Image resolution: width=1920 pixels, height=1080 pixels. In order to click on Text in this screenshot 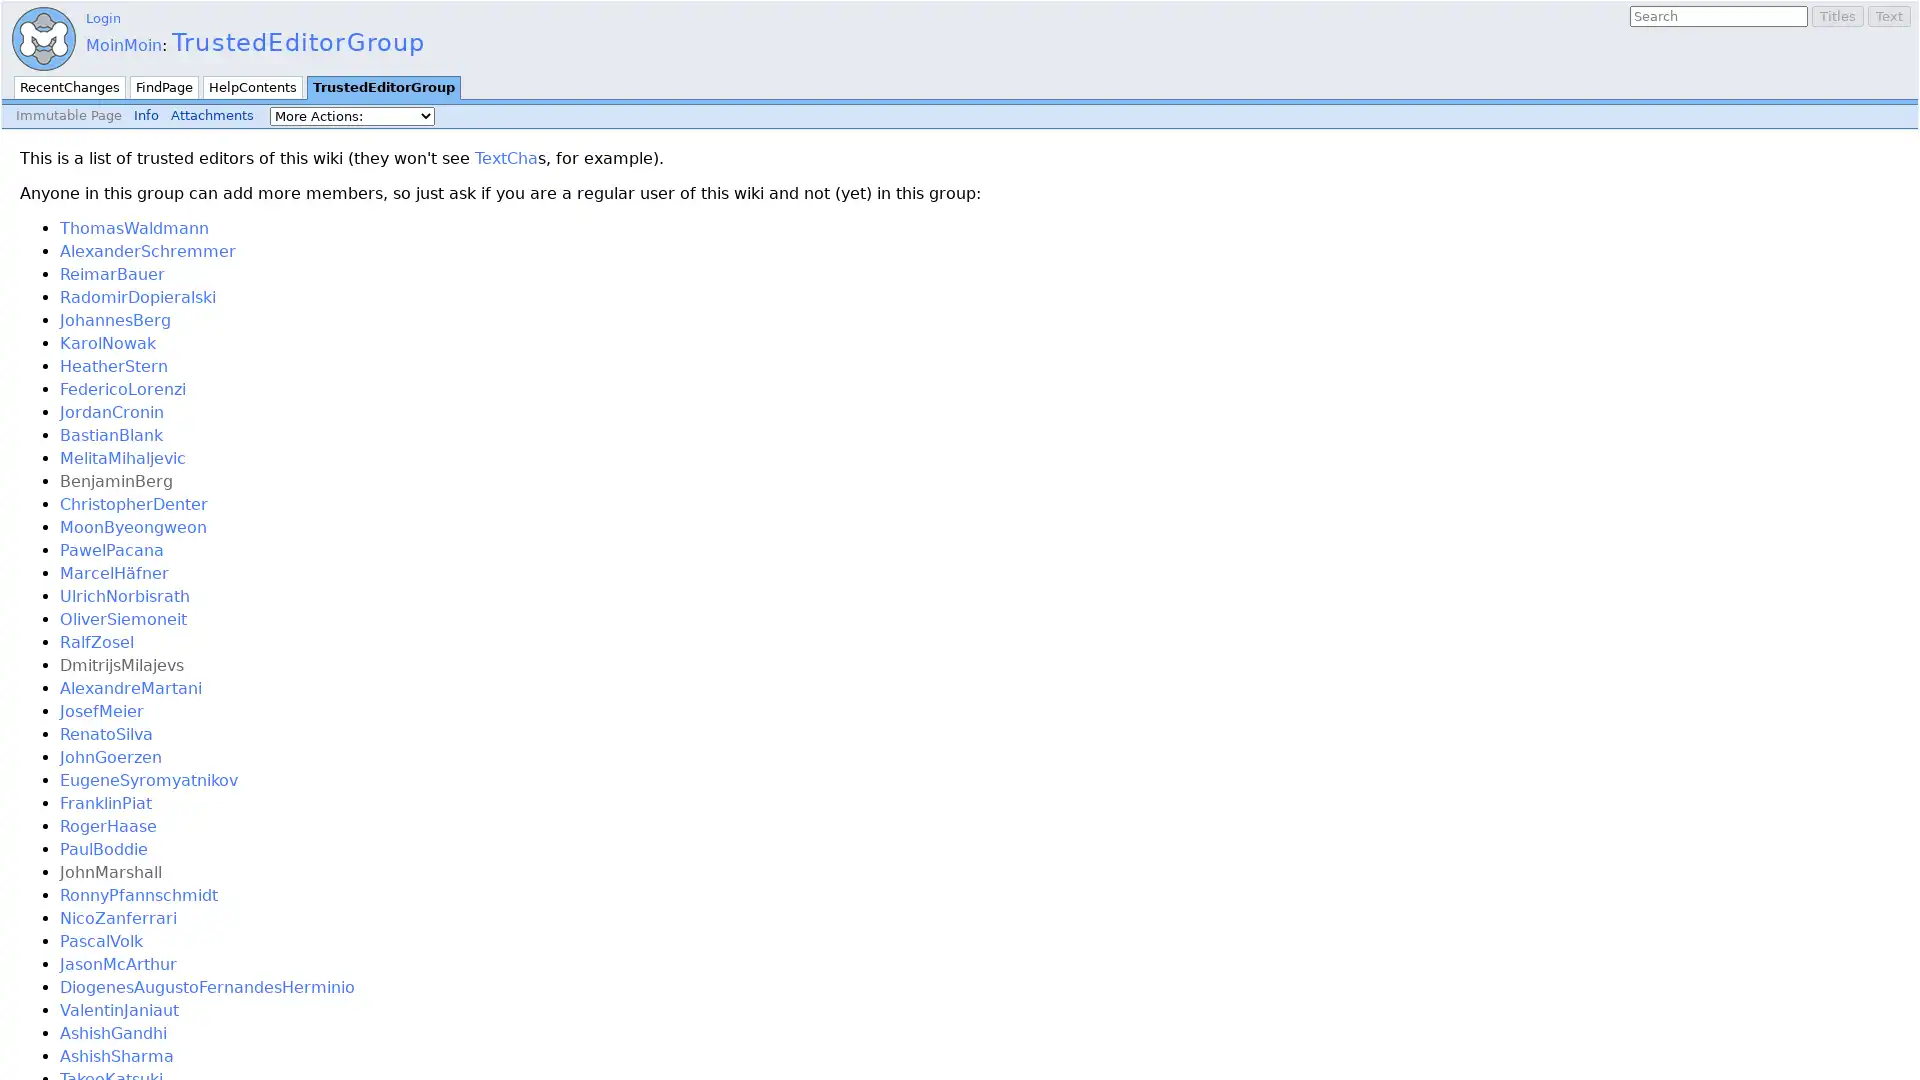, I will do `click(1888, 16)`.